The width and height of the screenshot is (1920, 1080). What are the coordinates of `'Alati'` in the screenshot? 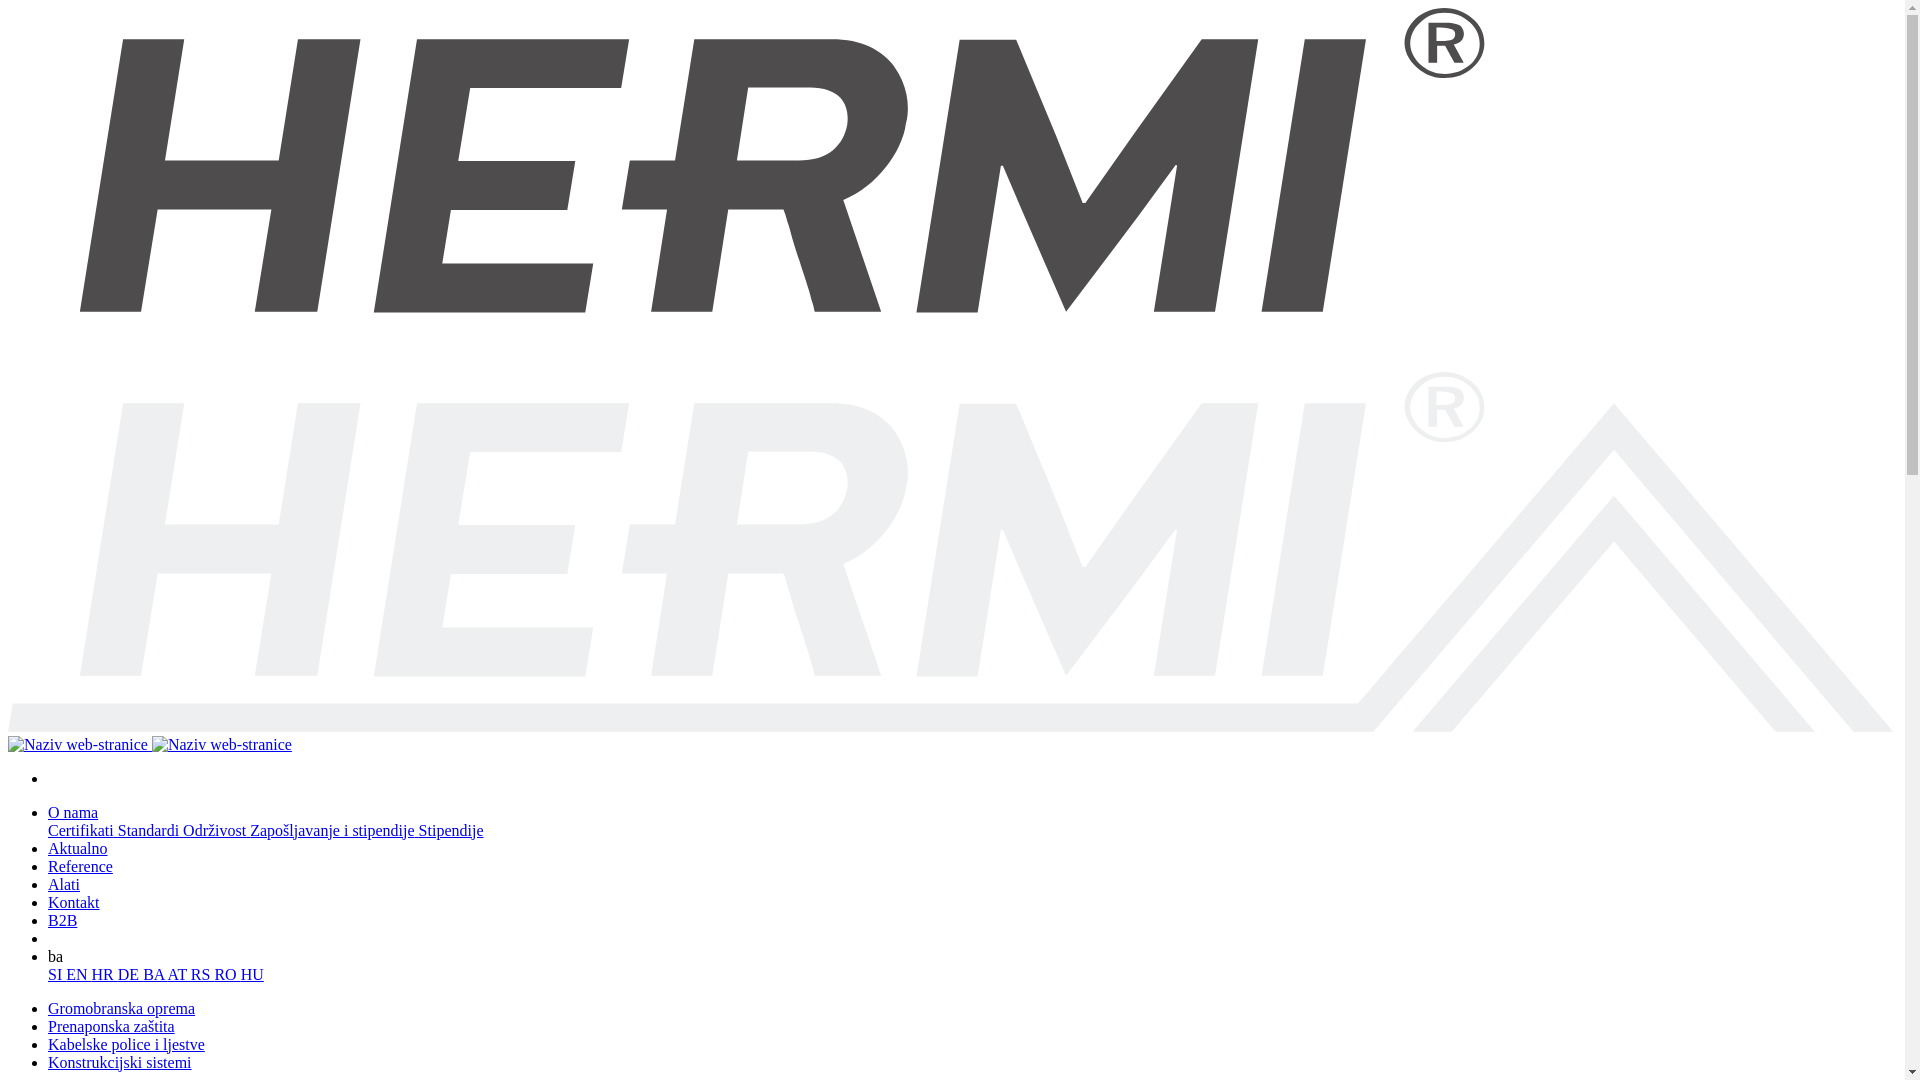 It's located at (48, 883).